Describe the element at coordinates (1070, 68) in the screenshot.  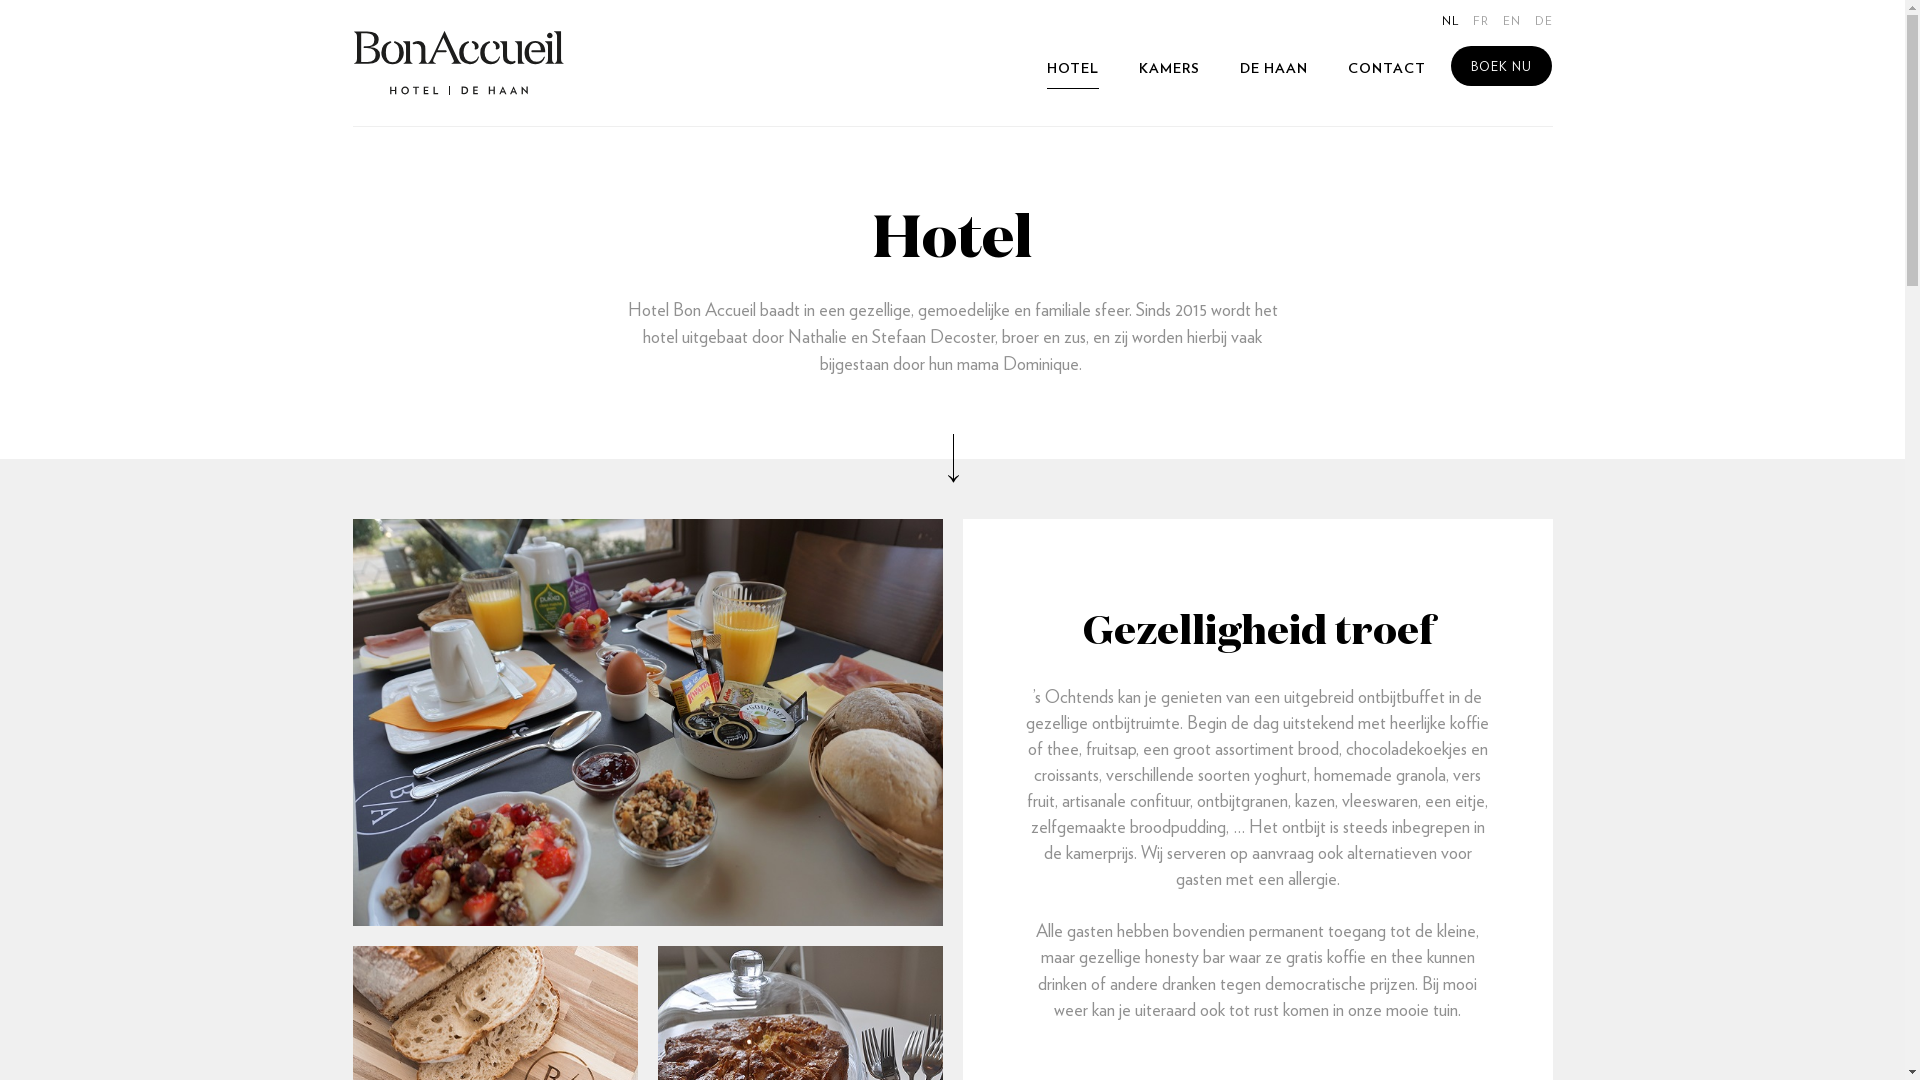
I see `'HOTEL` at that location.